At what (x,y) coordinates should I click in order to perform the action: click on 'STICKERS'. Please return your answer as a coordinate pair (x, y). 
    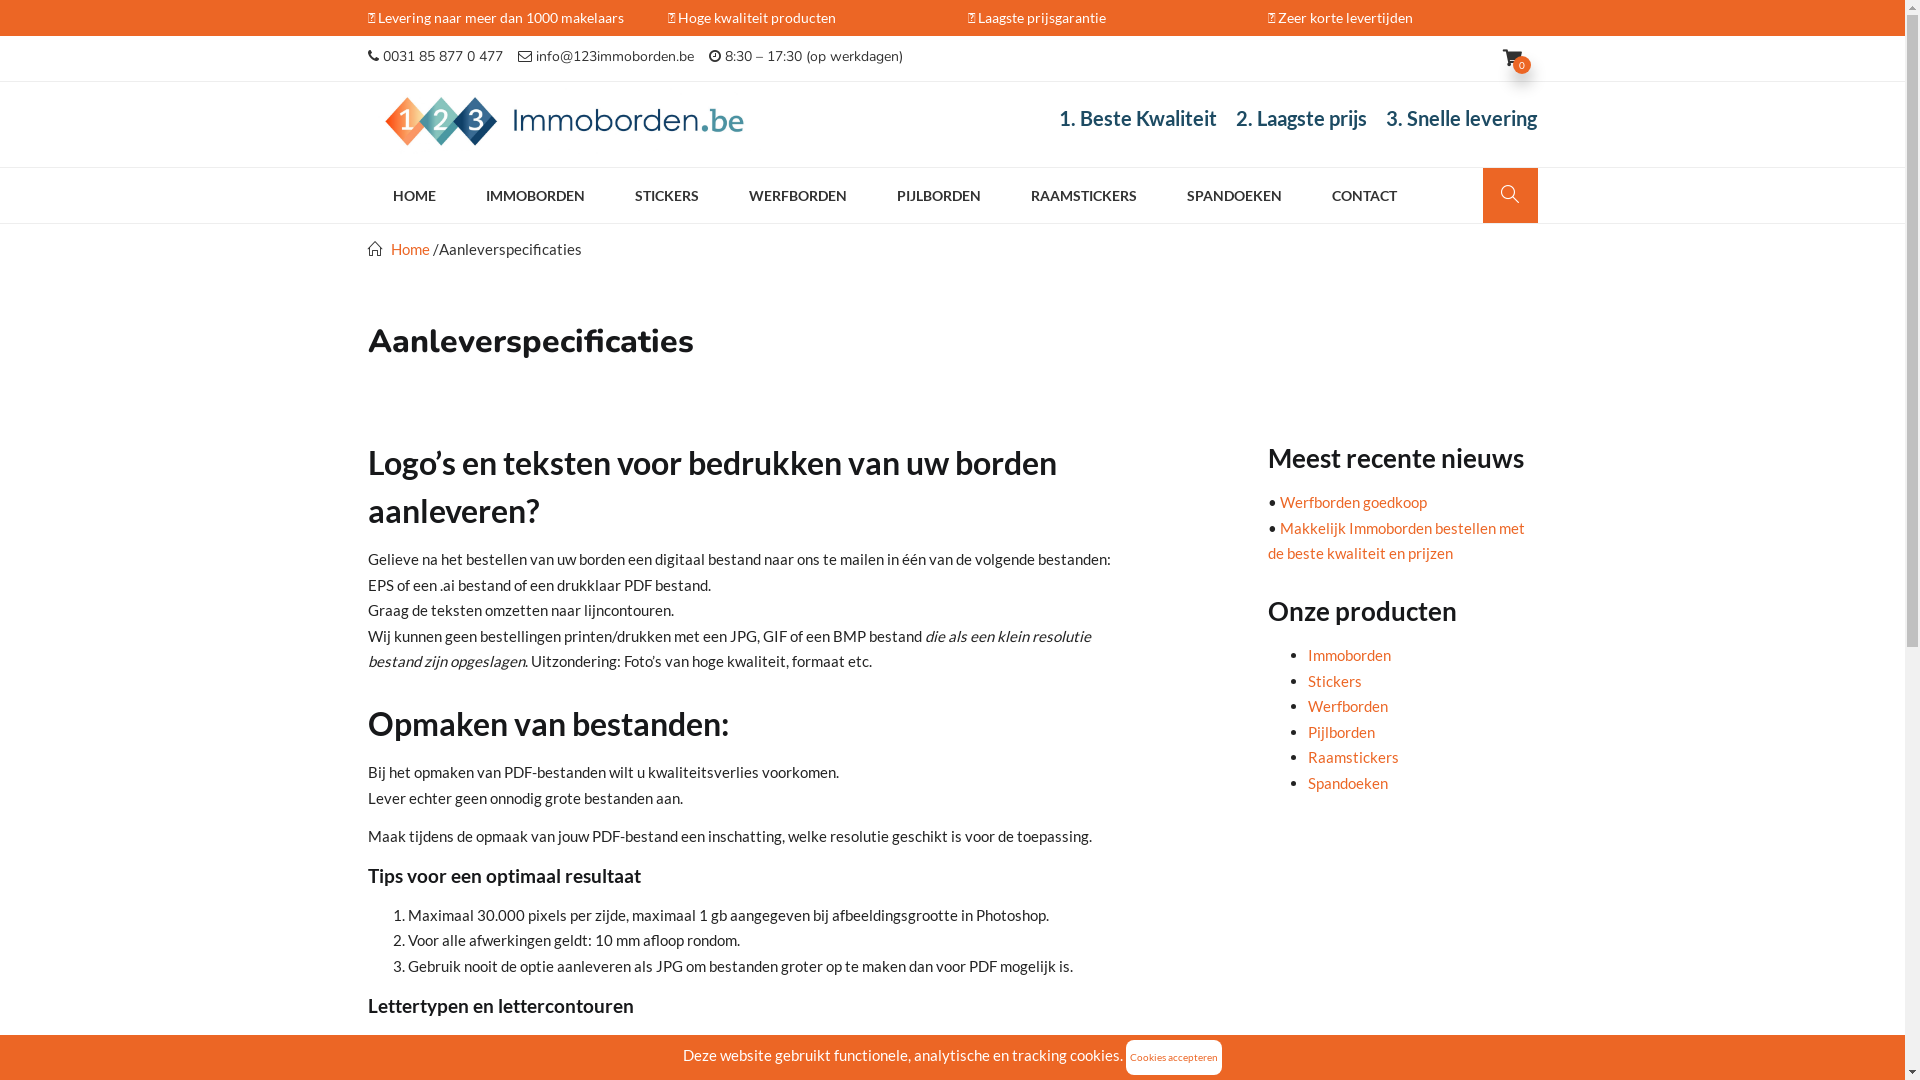
    Looking at the image, I should click on (667, 195).